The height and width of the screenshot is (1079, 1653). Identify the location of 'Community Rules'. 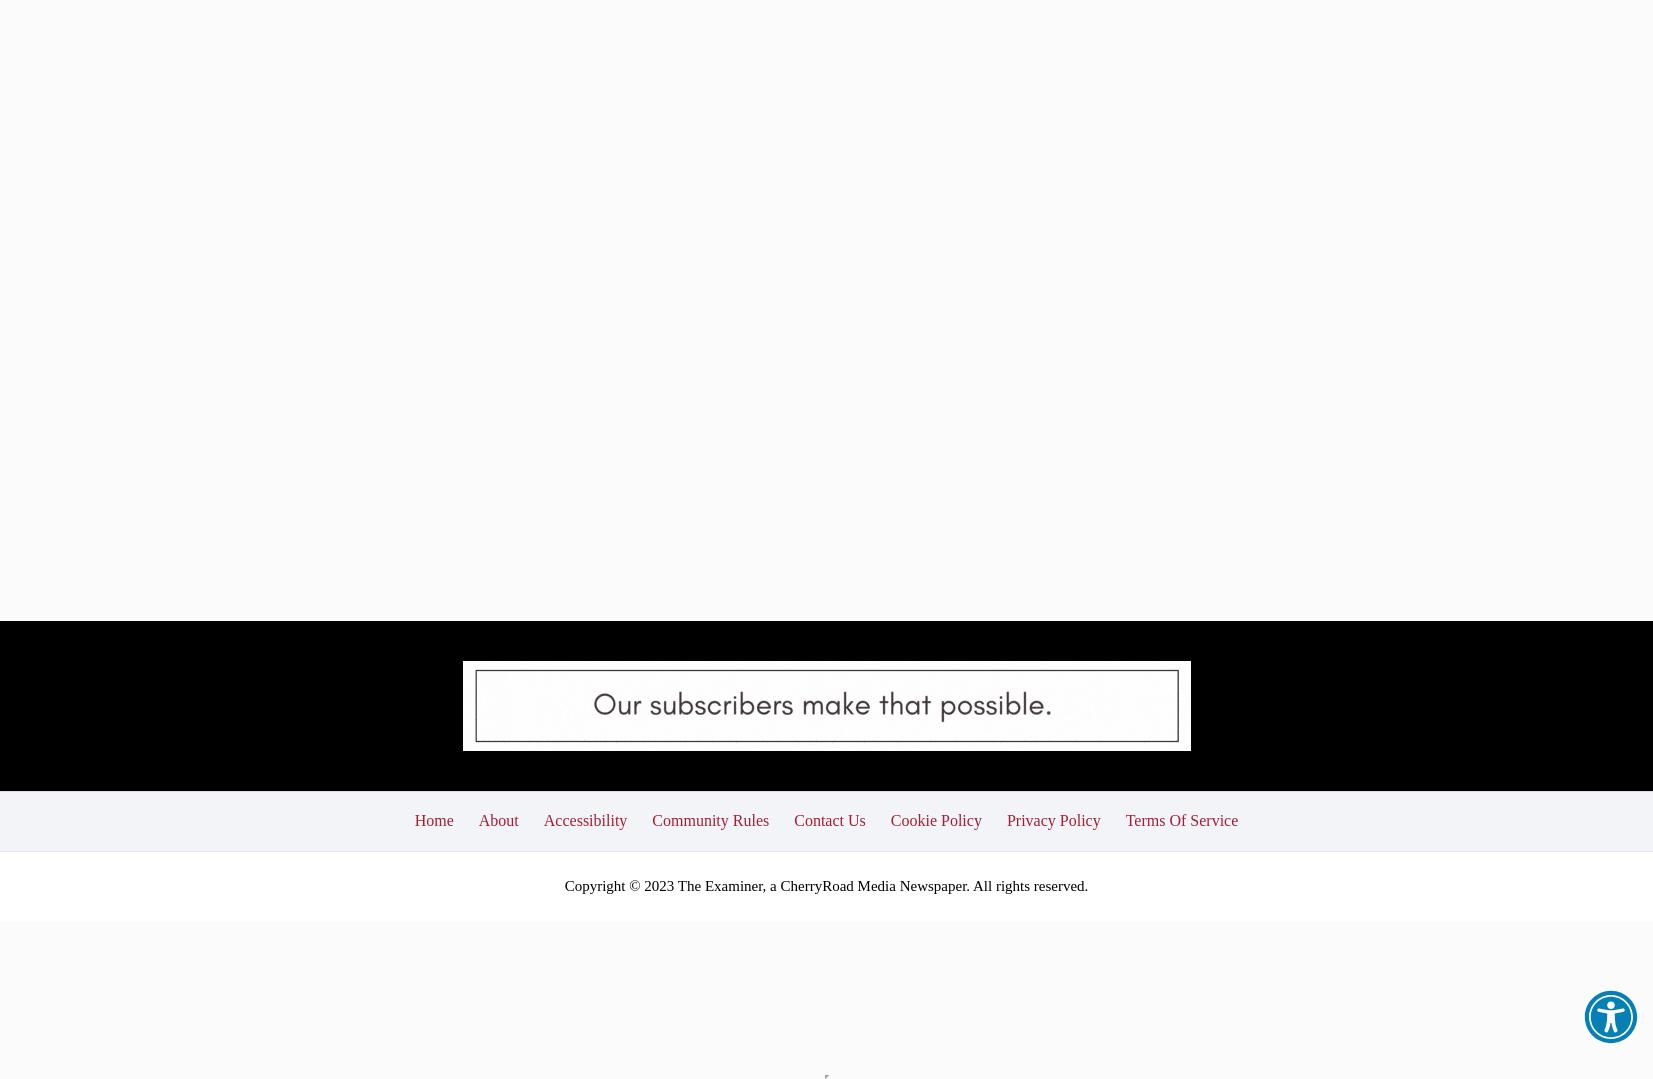
(650, 680).